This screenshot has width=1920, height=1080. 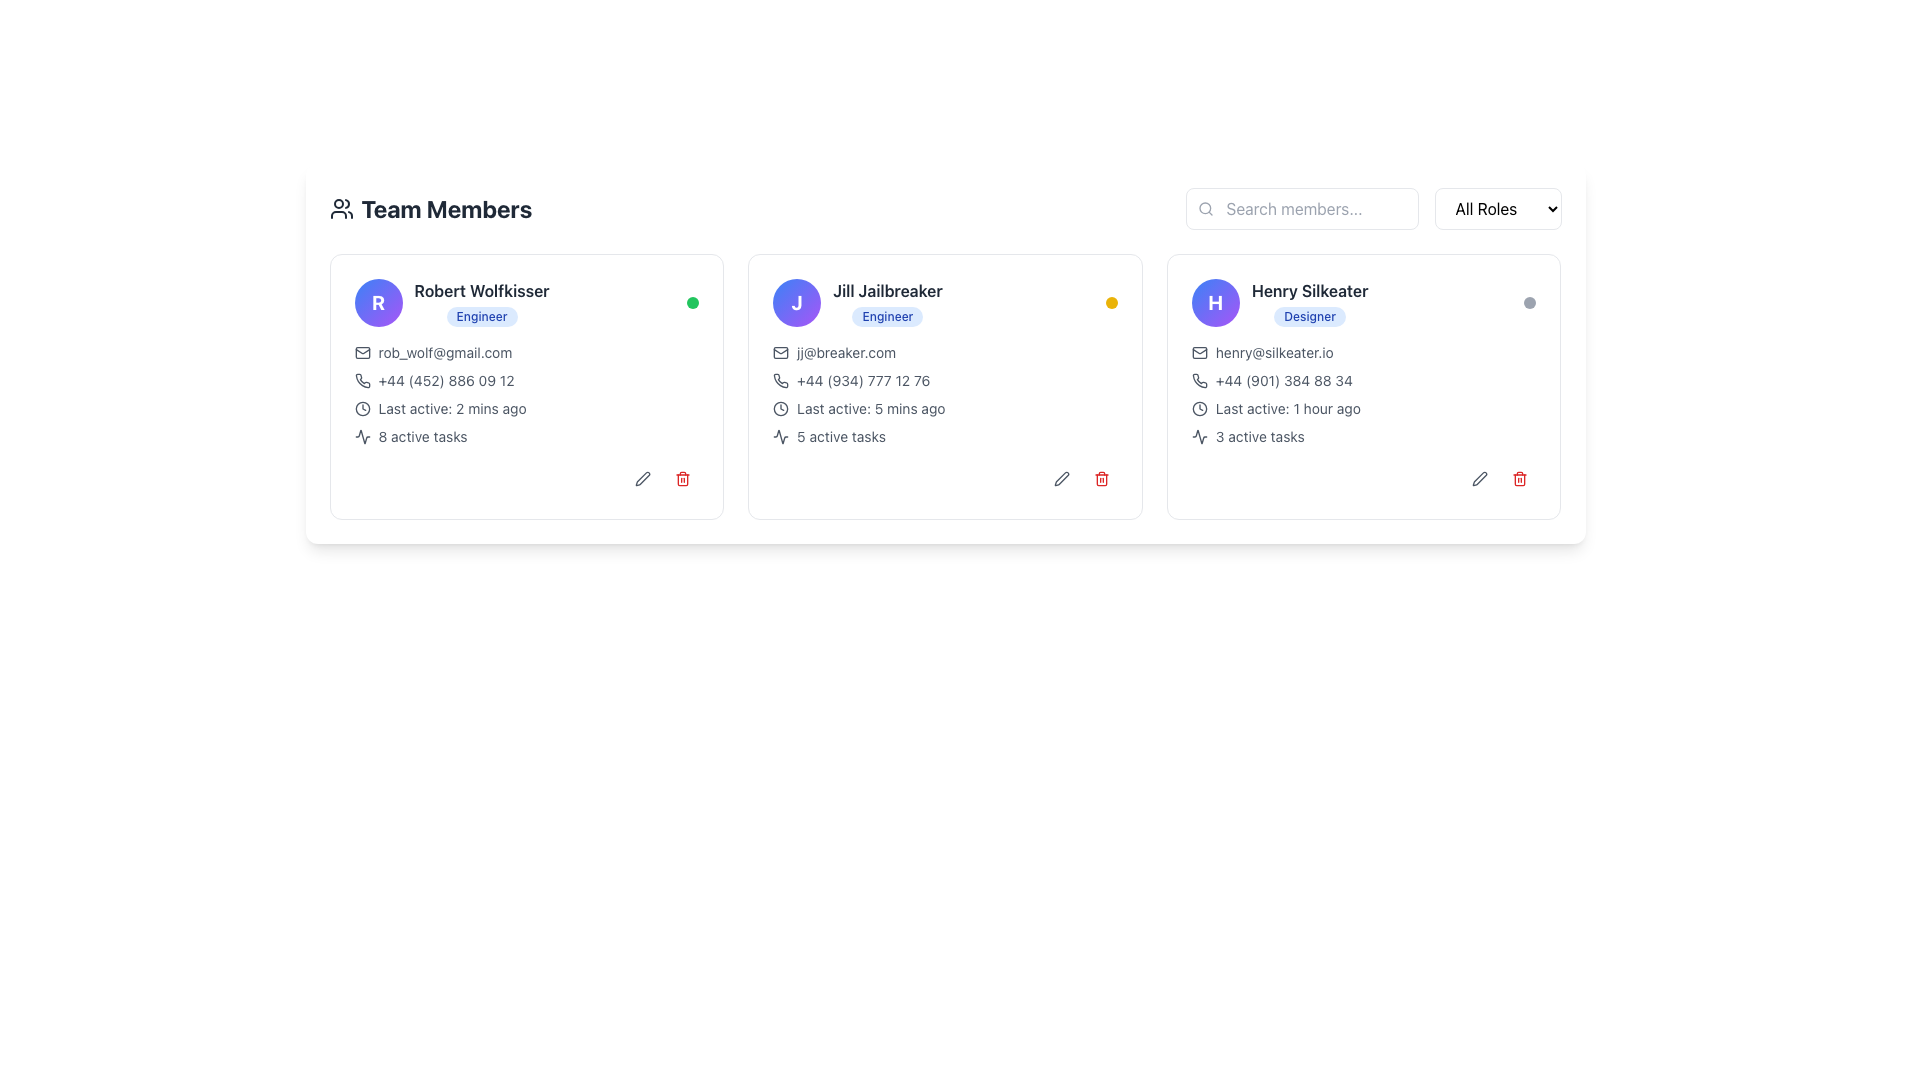 What do you see at coordinates (1310, 315) in the screenshot?
I see `text on the rounded badge with a light blue background and dark blue text that says 'Designer', located in the right-most user information card below the name 'Henry Silkeater'` at bounding box center [1310, 315].